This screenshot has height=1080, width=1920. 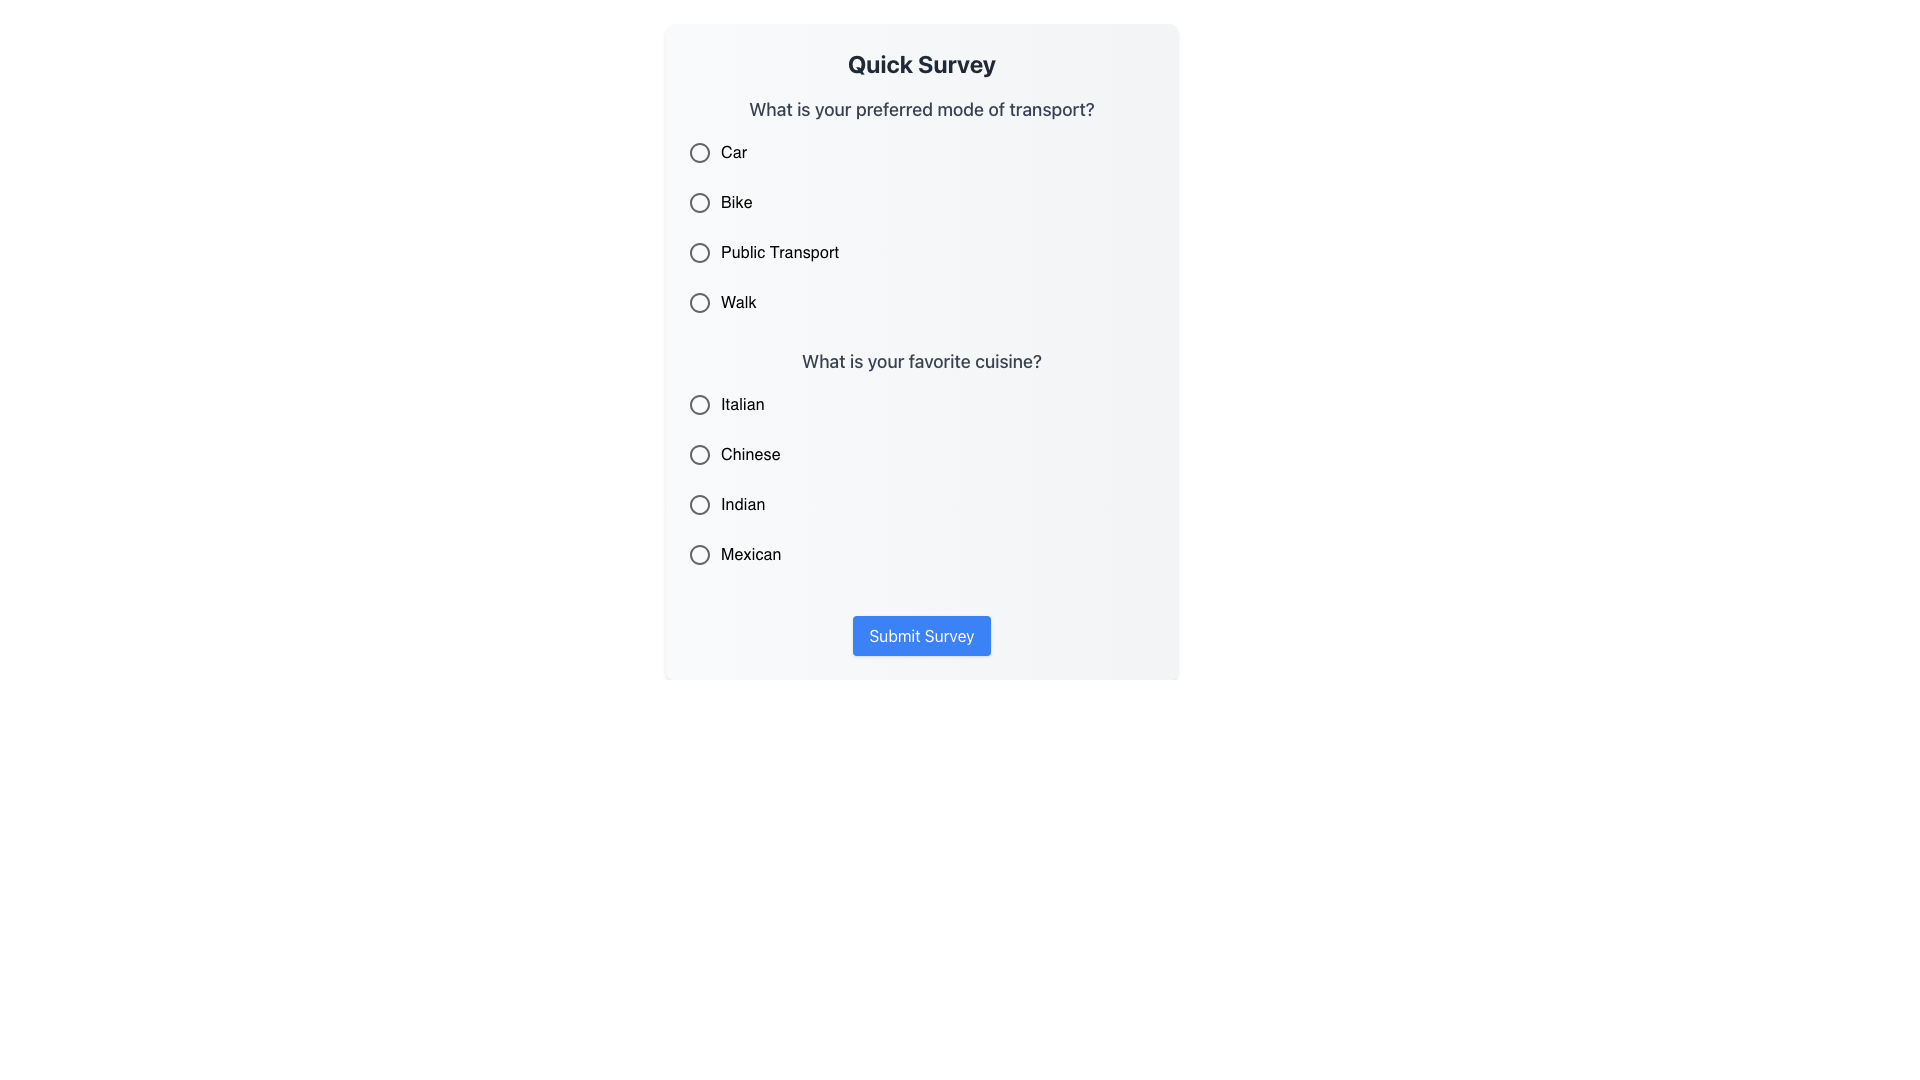 I want to click on the radio button labeled 'Indian', so click(x=907, y=504).